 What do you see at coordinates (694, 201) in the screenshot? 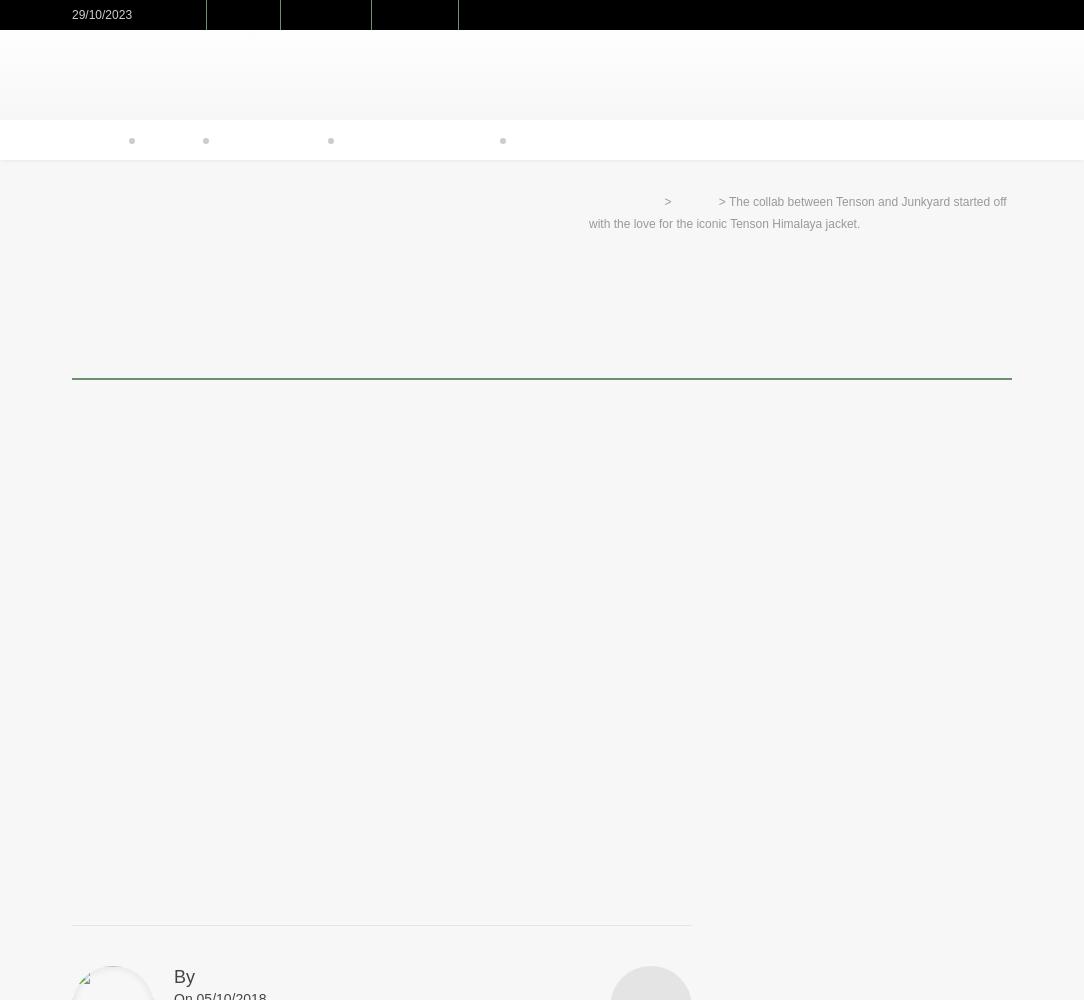
I see `'Jackets'` at bounding box center [694, 201].